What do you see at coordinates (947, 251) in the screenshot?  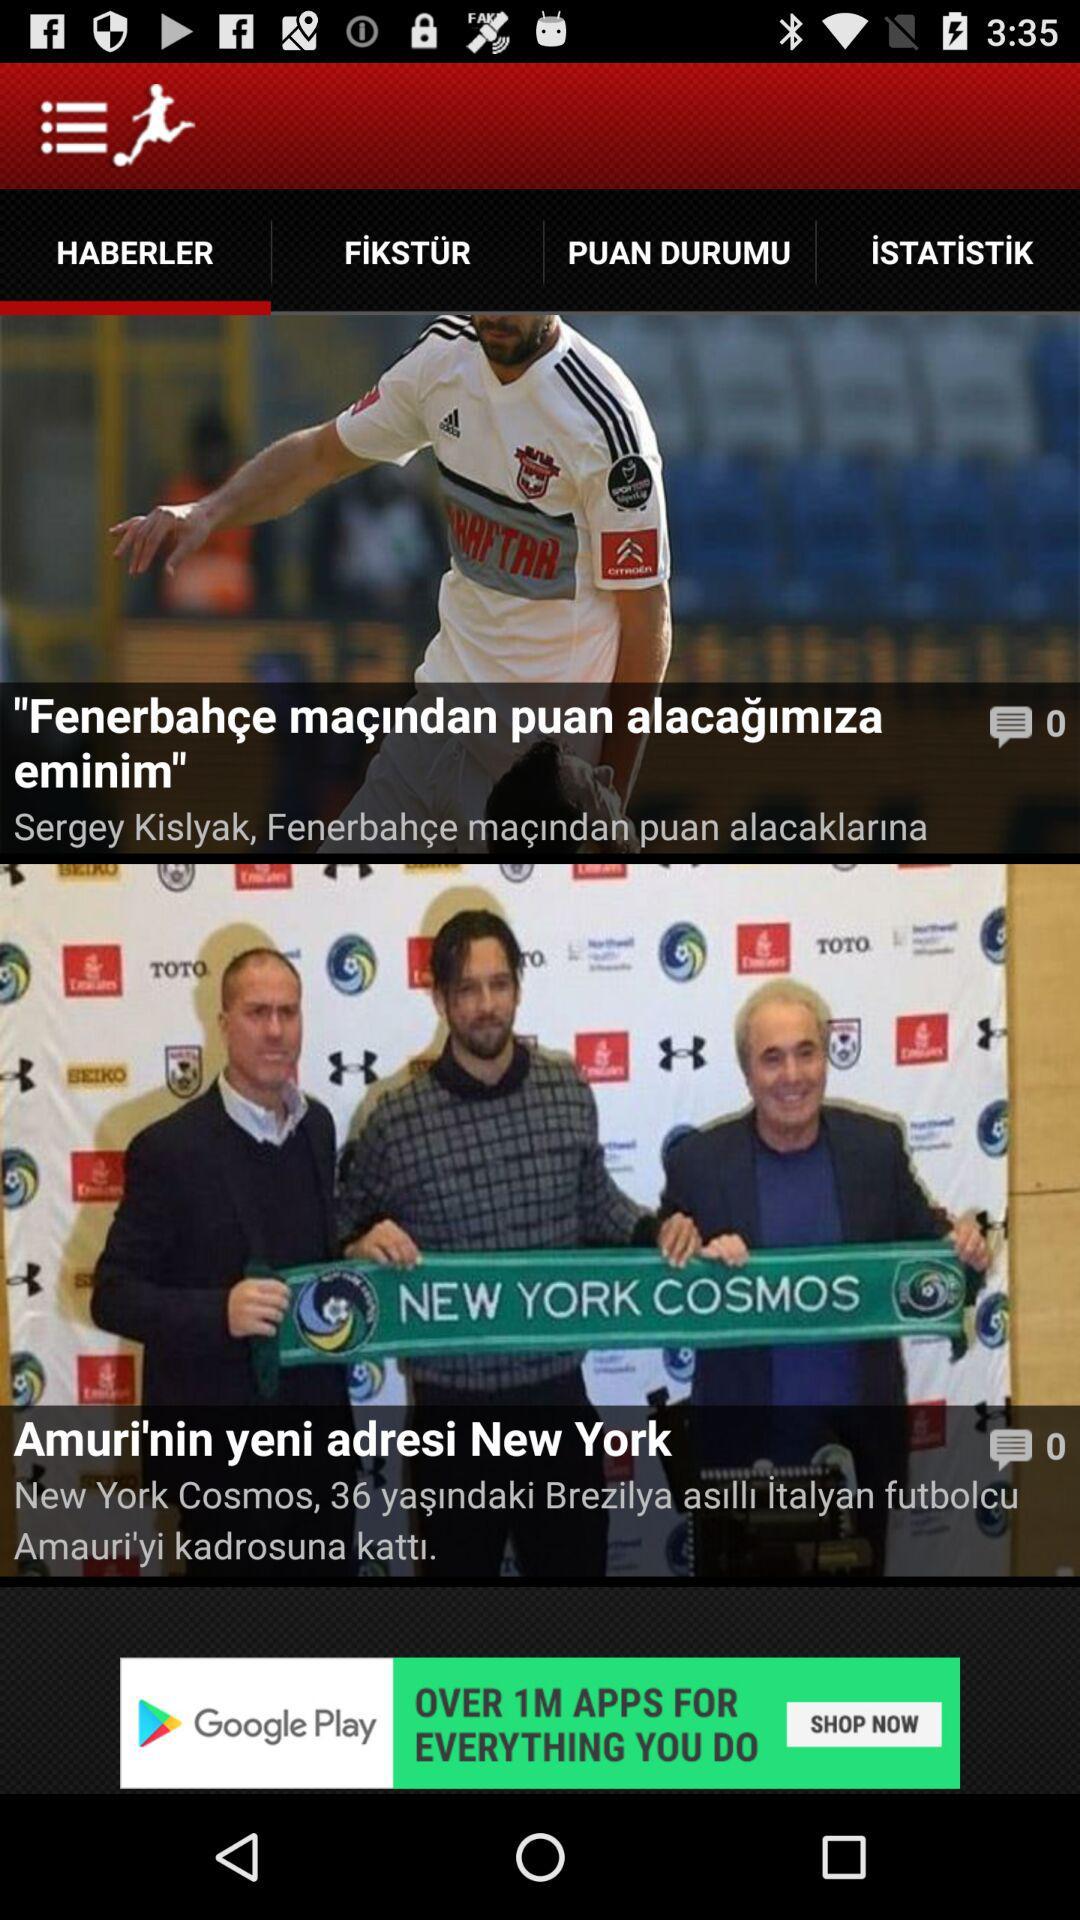 I see `the item to the right of the puan durumu item` at bounding box center [947, 251].